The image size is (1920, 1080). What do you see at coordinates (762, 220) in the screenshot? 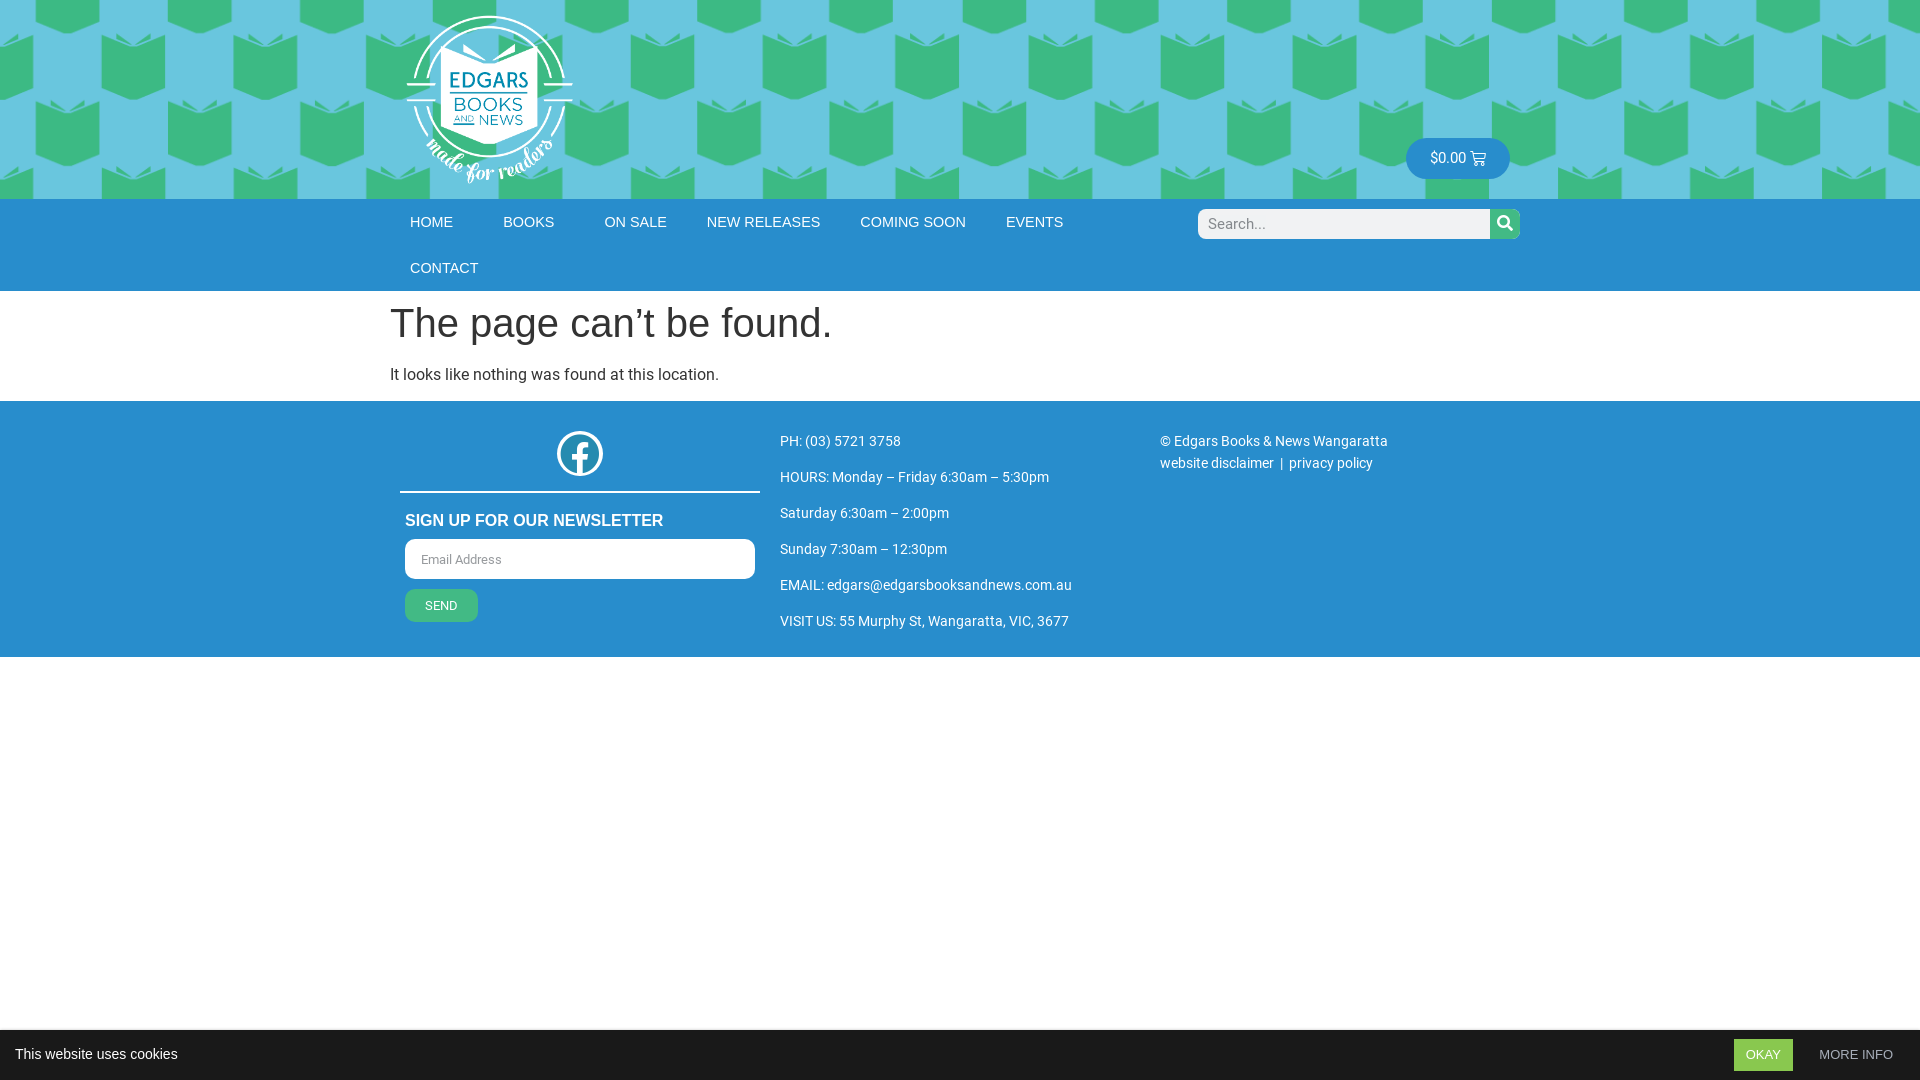
I see `'NEW RELEASES'` at bounding box center [762, 220].